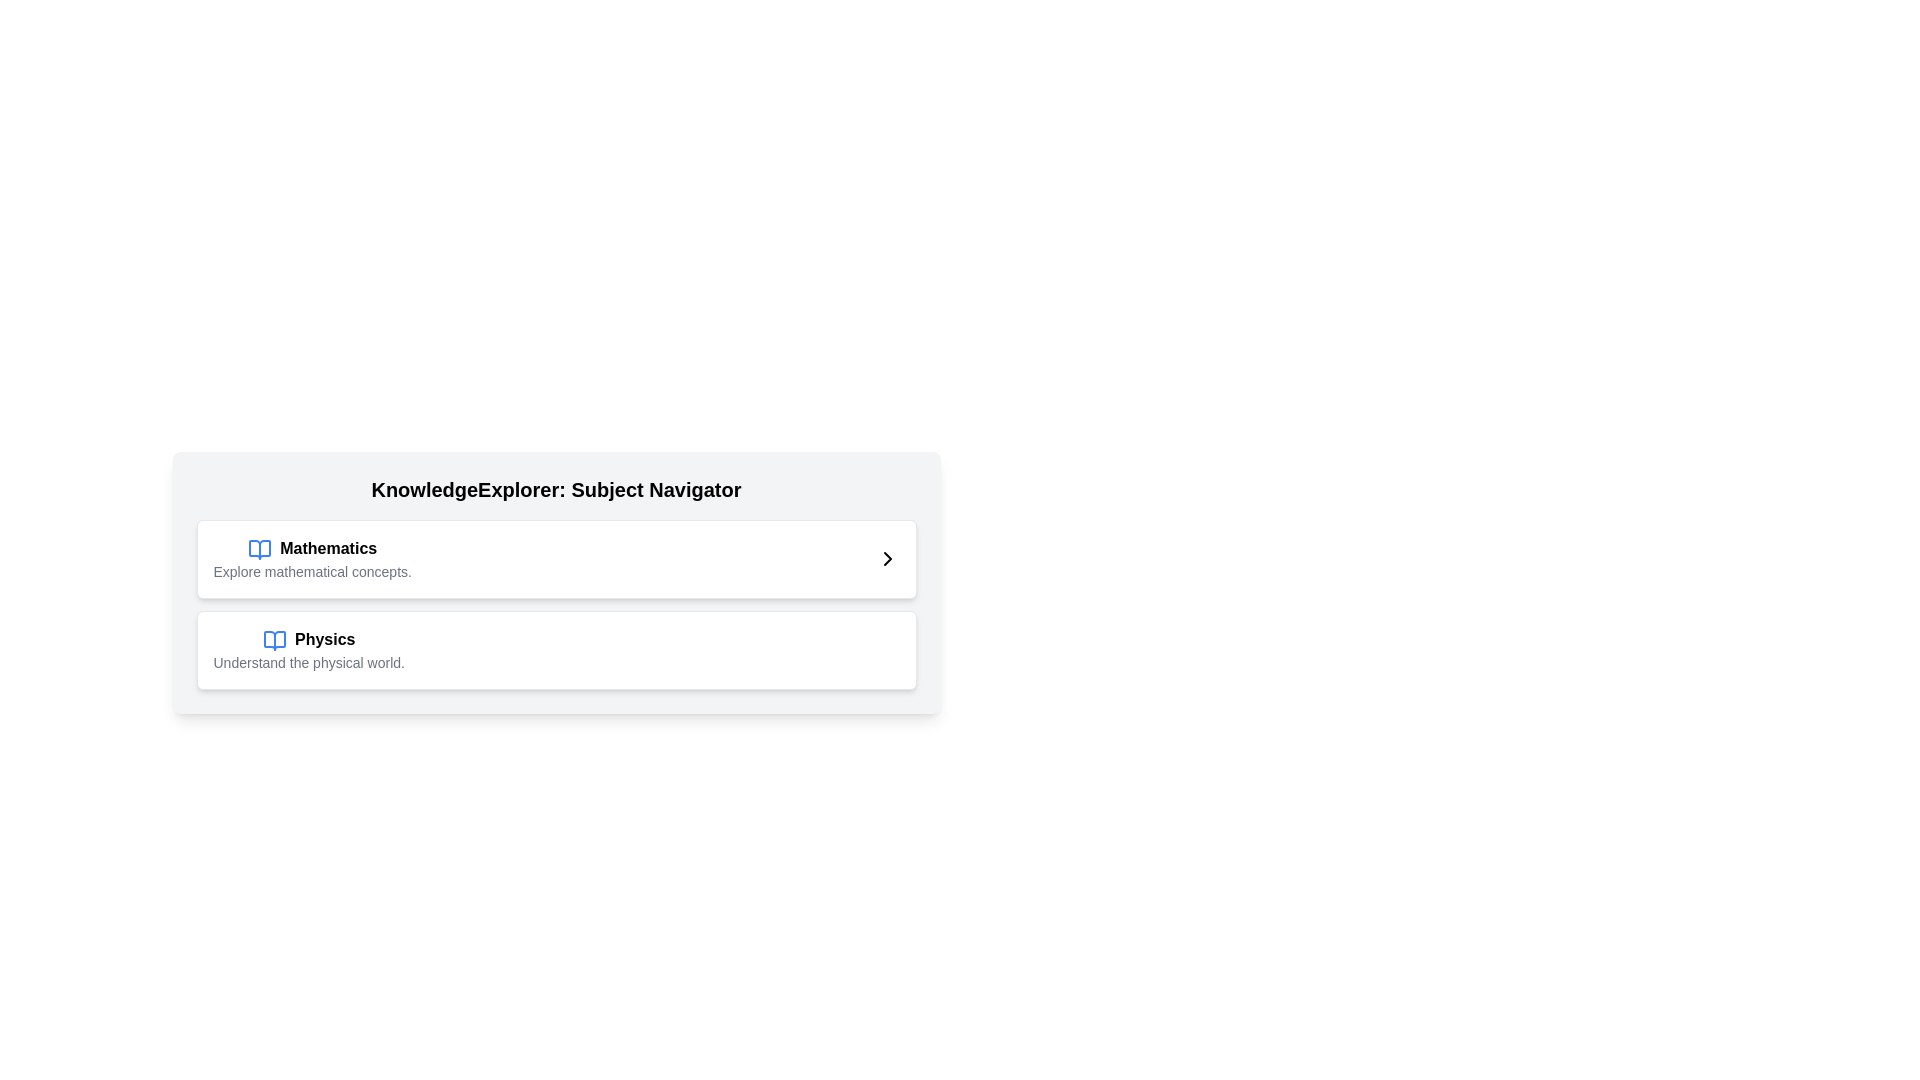 The height and width of the screenshot is (1080, 1920). Describe the element at coordinates (311, 559) in the screenshot. I see `the interactive section header for the 'Mathematics' subject` at that location.